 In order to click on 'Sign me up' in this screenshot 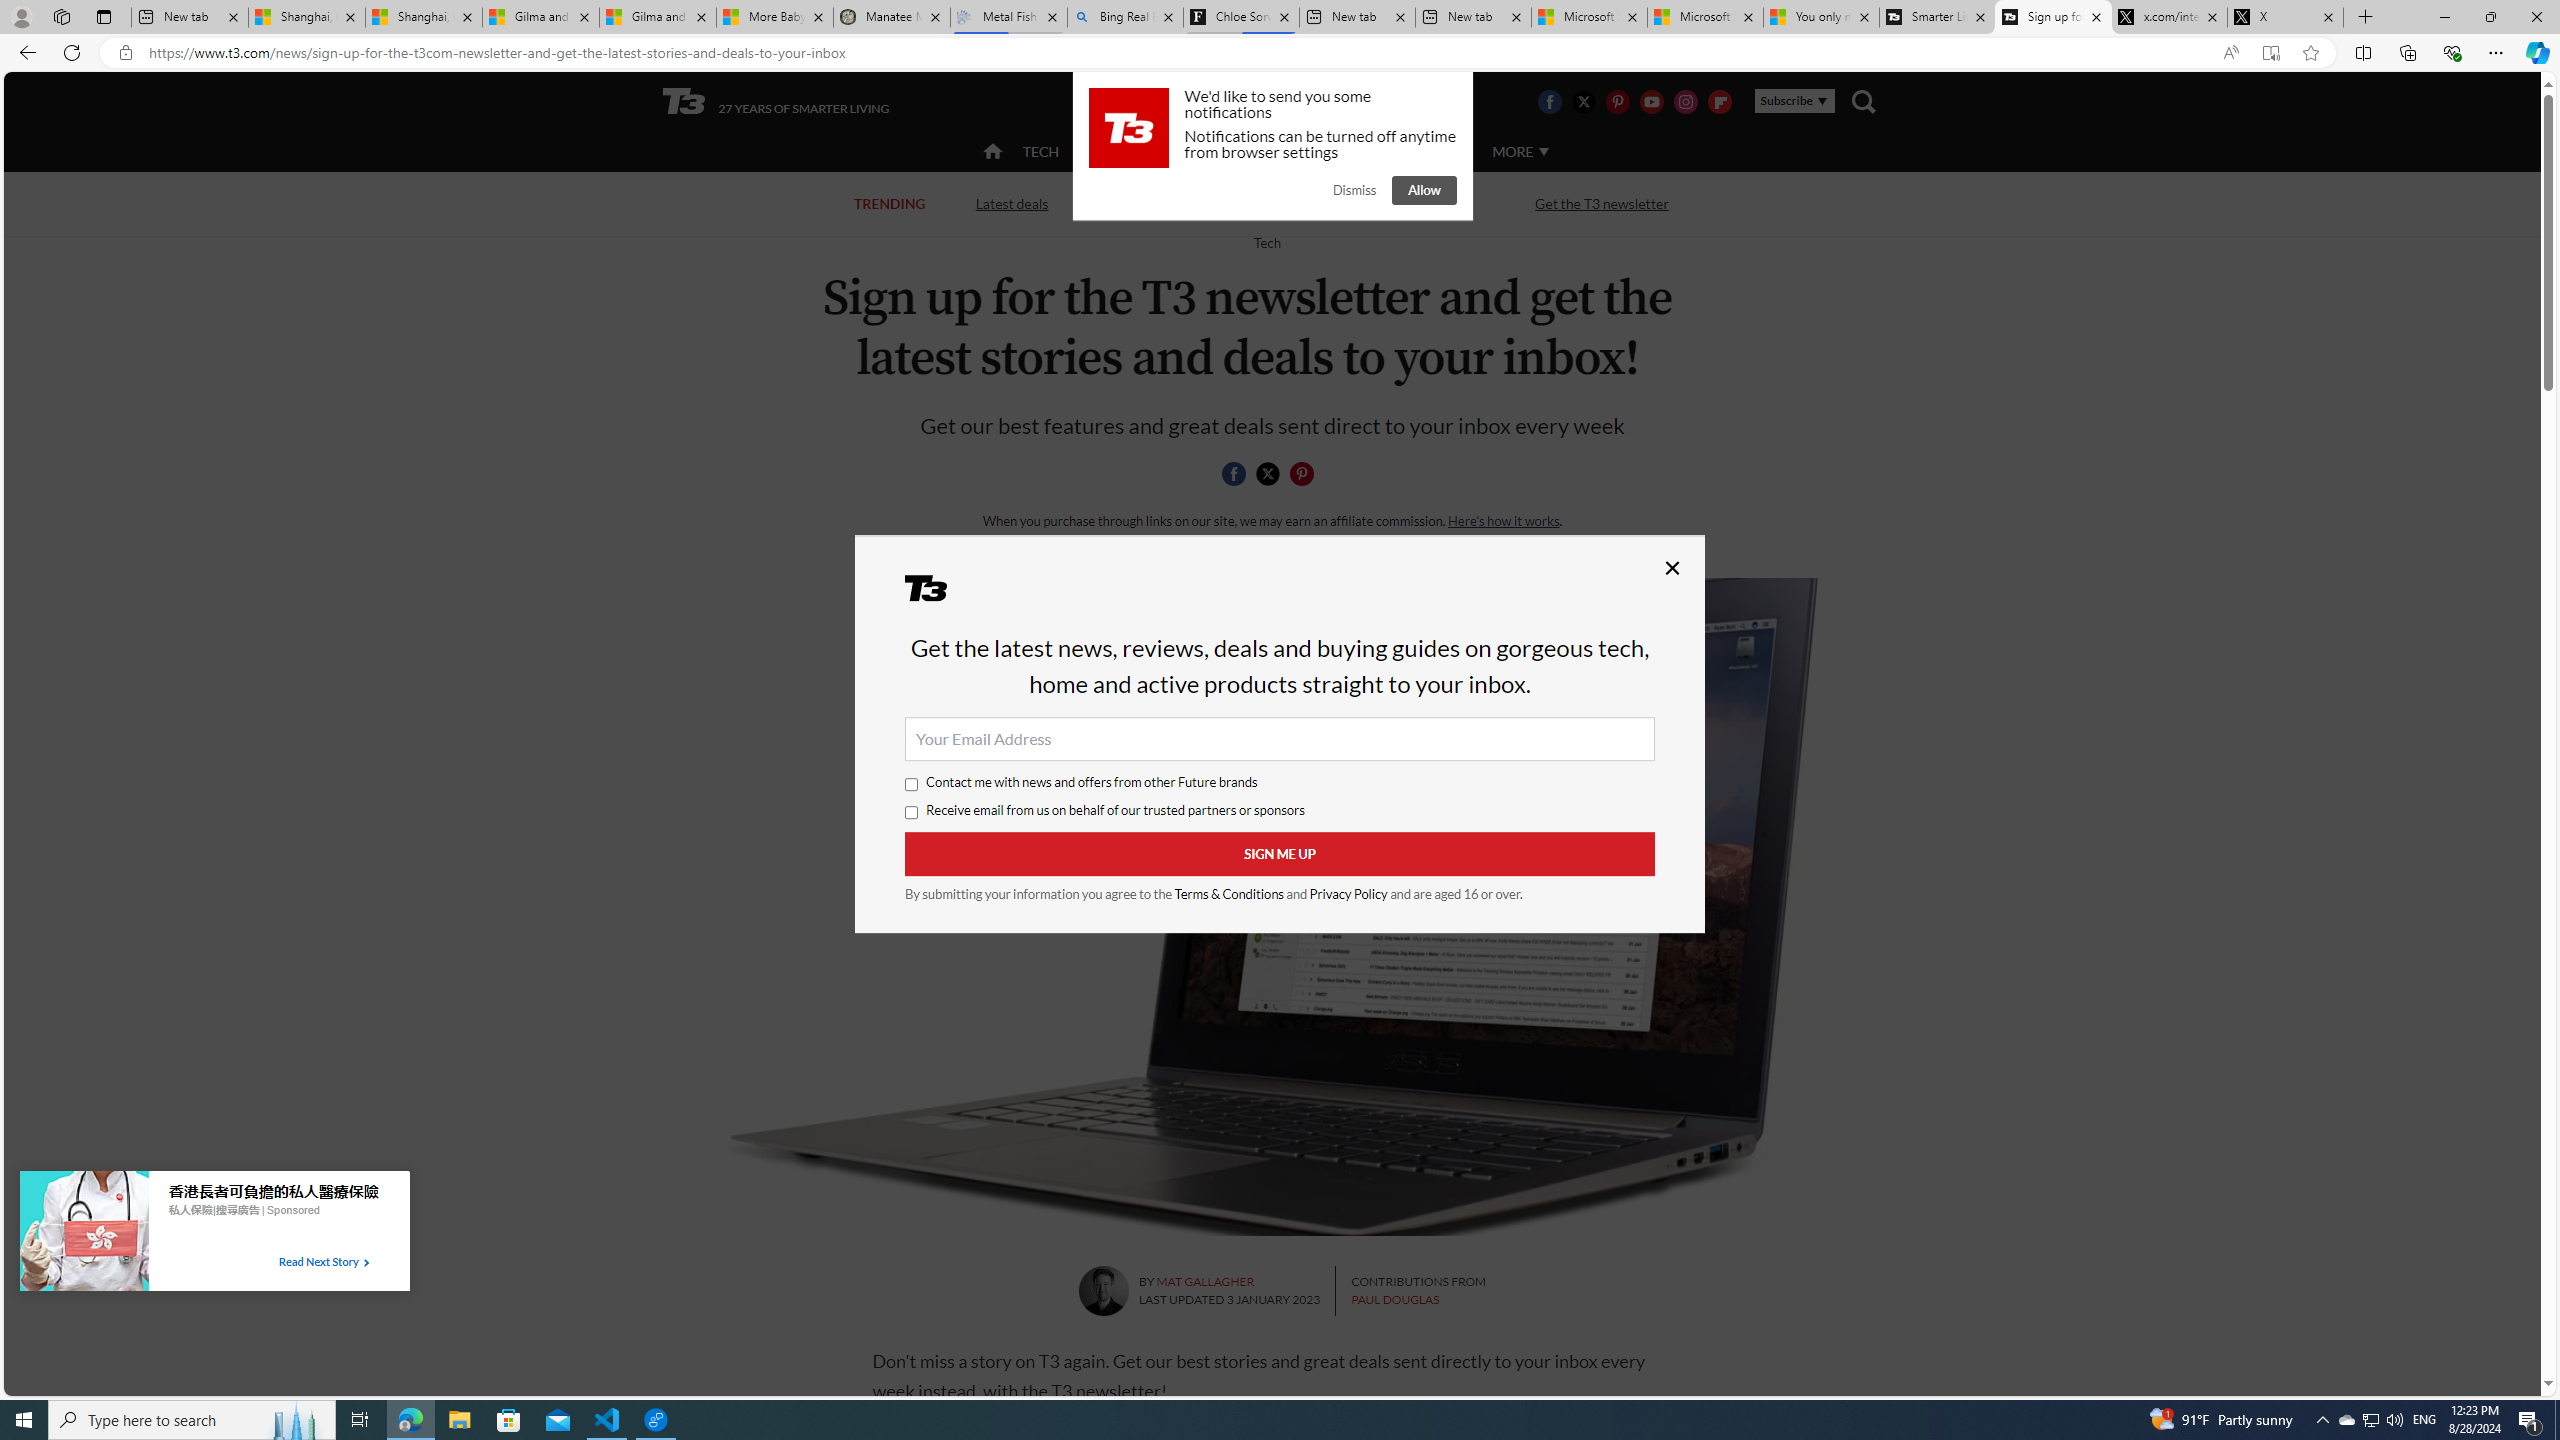, I will do `click(1280, 854)`.